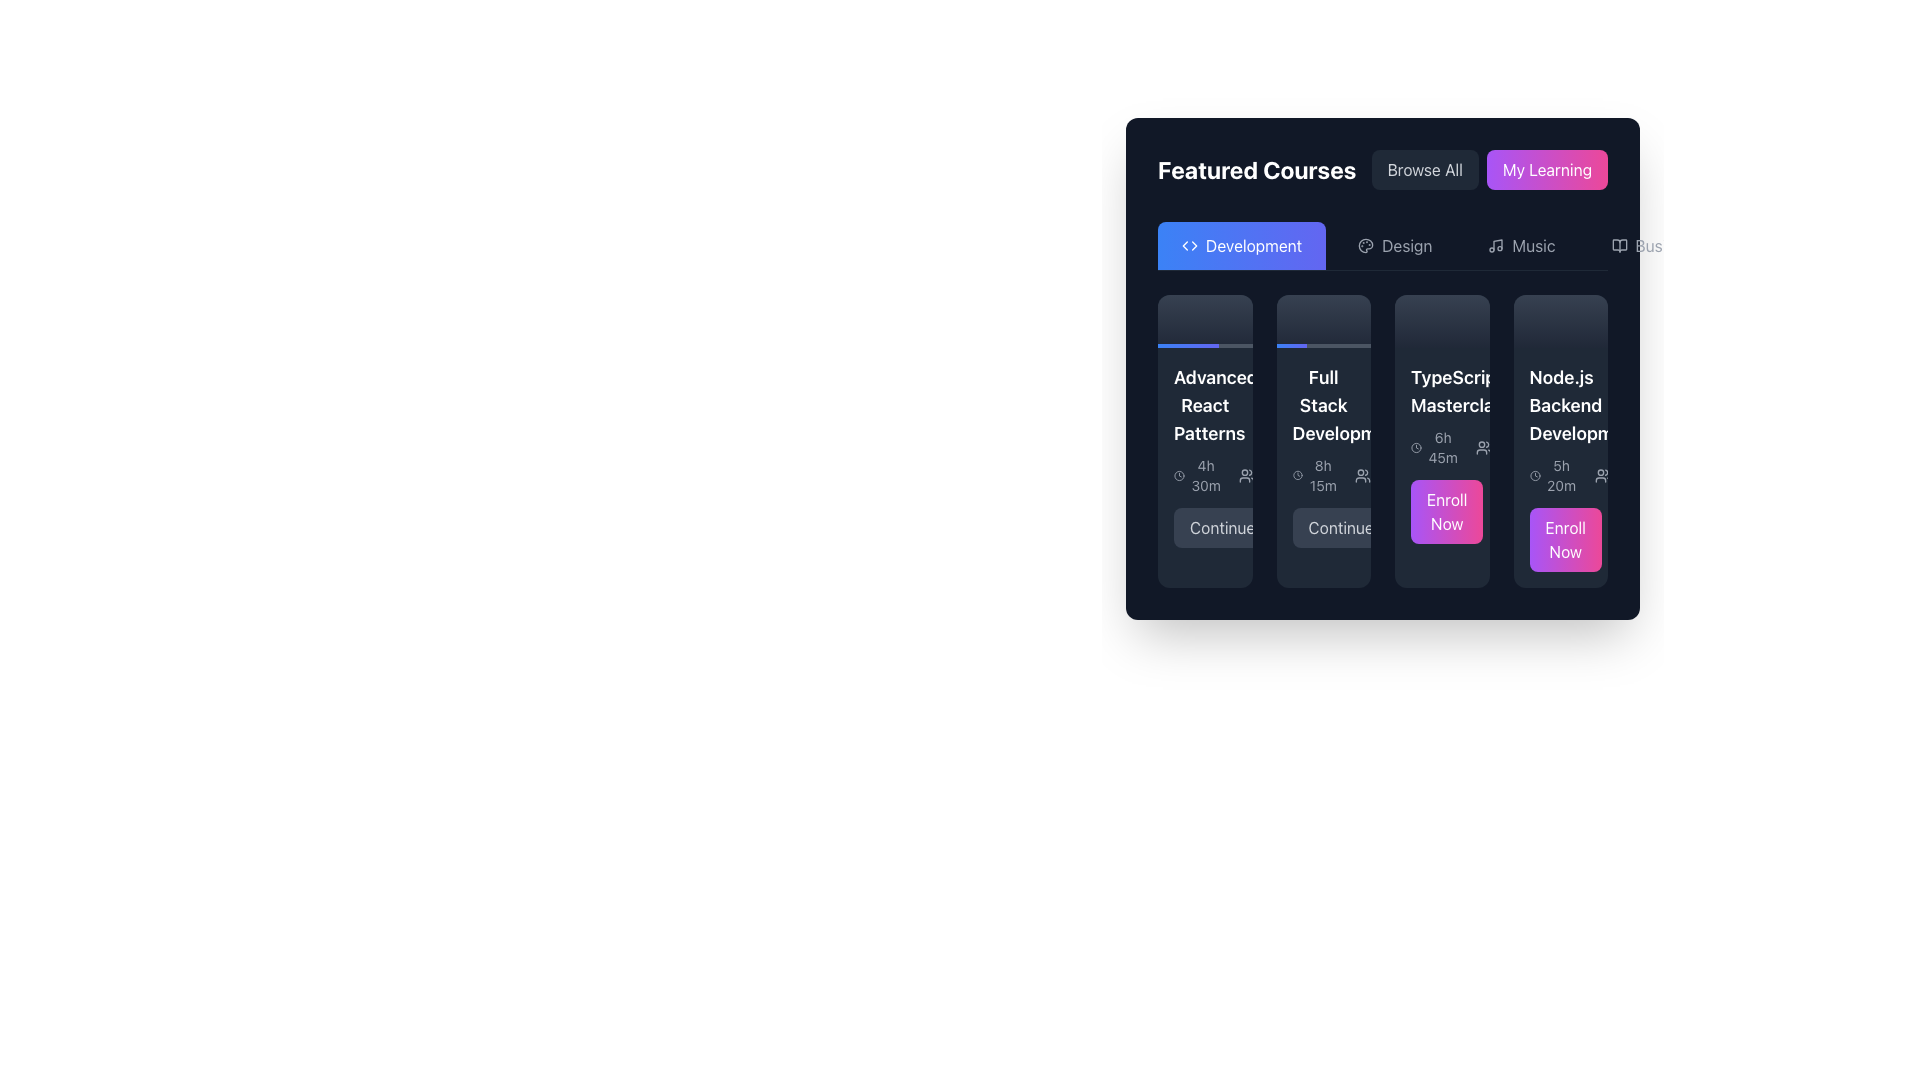 The height and width of the screenshot is (1080, 1920). I want to click on the user icon that represents multiple users, styled in white with minimalistic outlines, located at the top-right corner of the featured course section, so click(1484, 447).